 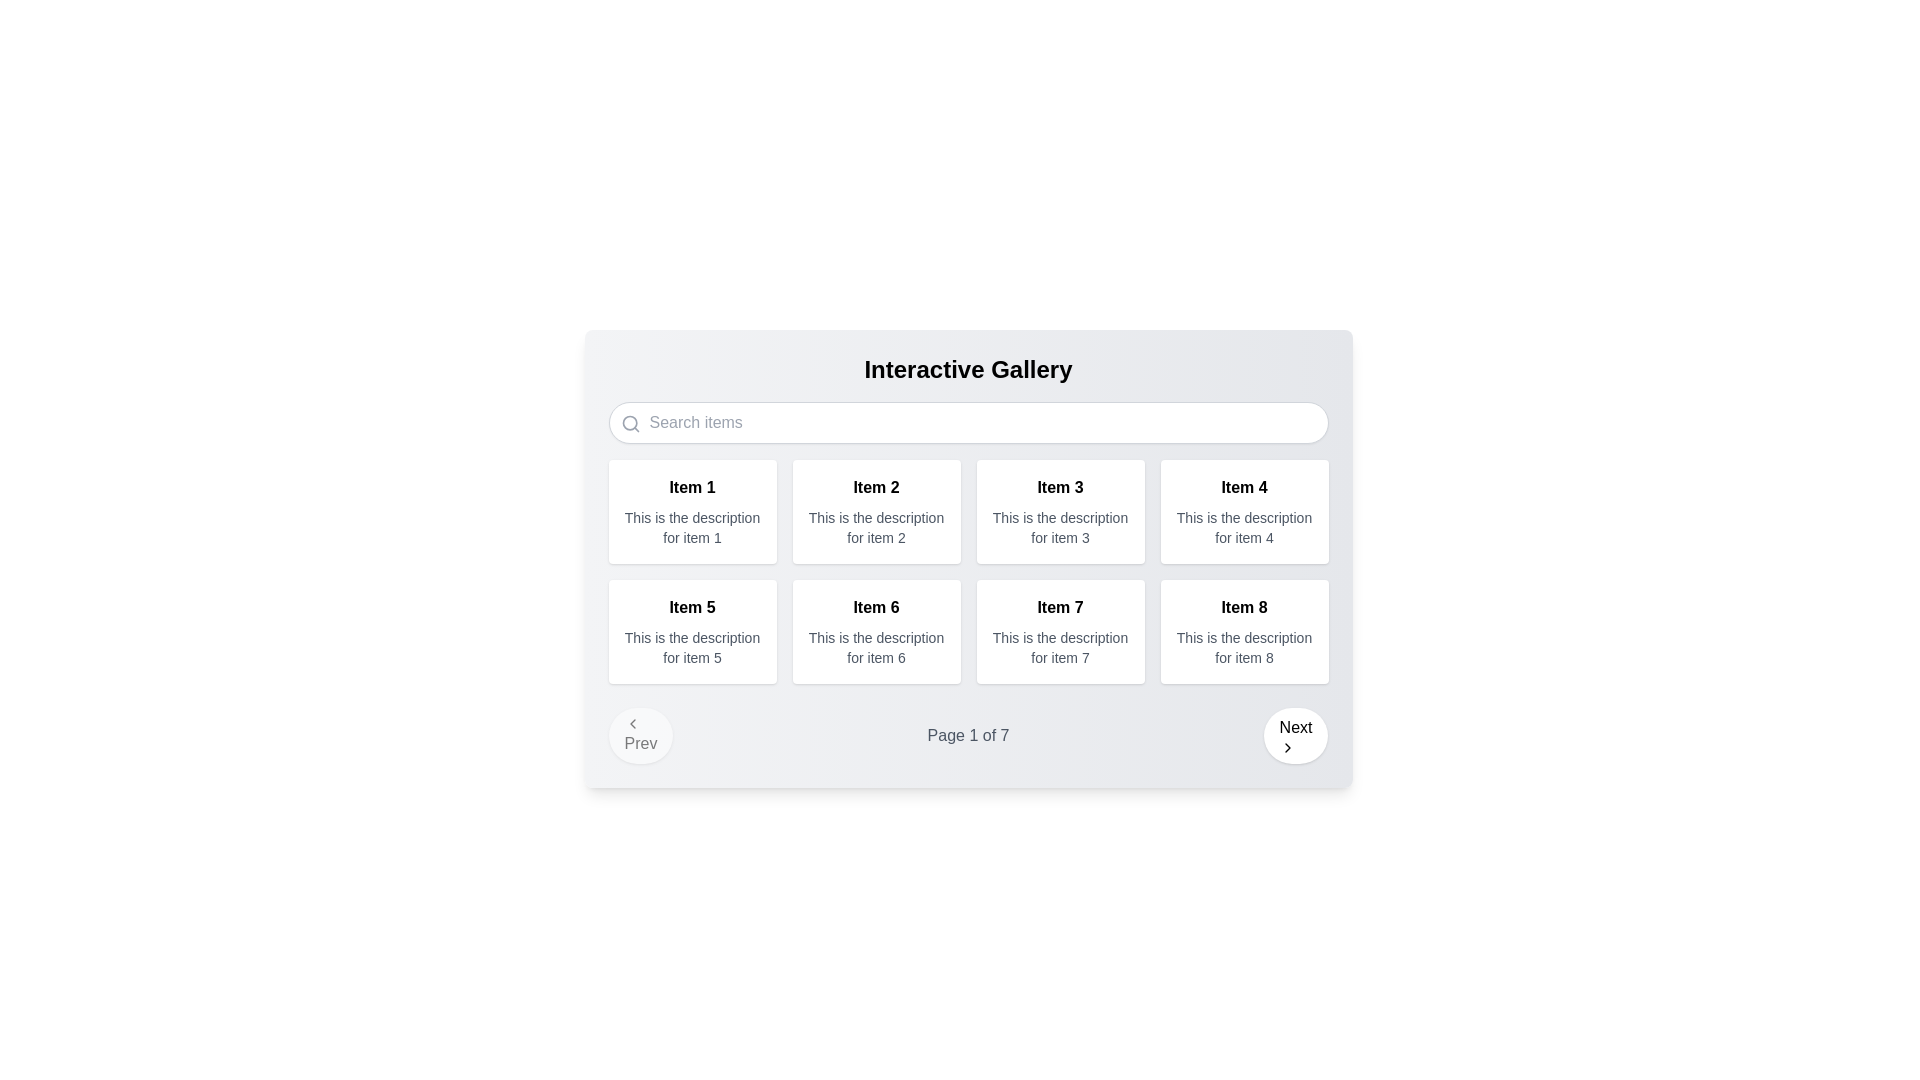 I want to click on the bold text label reading 'Item 5', so click(x=692, y=607).